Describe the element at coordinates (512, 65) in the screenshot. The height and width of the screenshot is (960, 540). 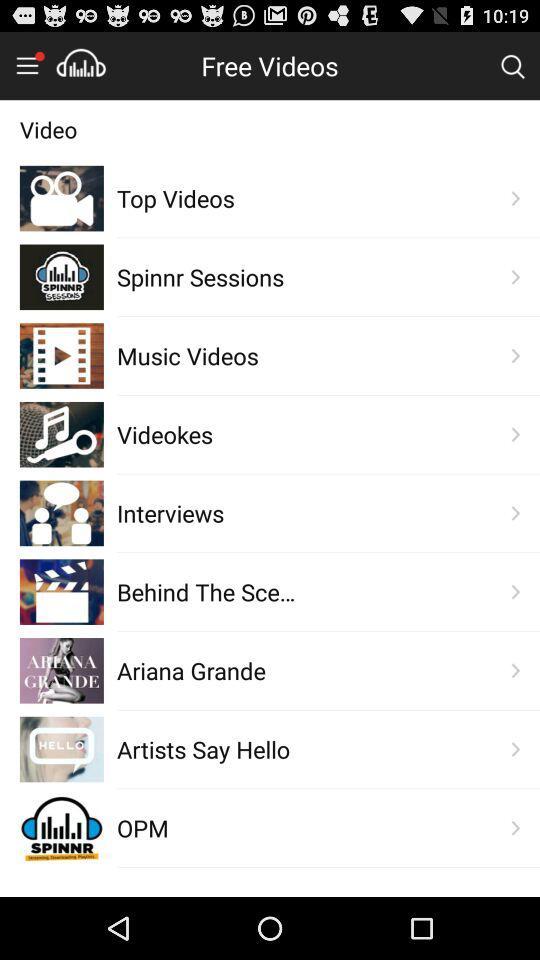
I see `search` at that location.